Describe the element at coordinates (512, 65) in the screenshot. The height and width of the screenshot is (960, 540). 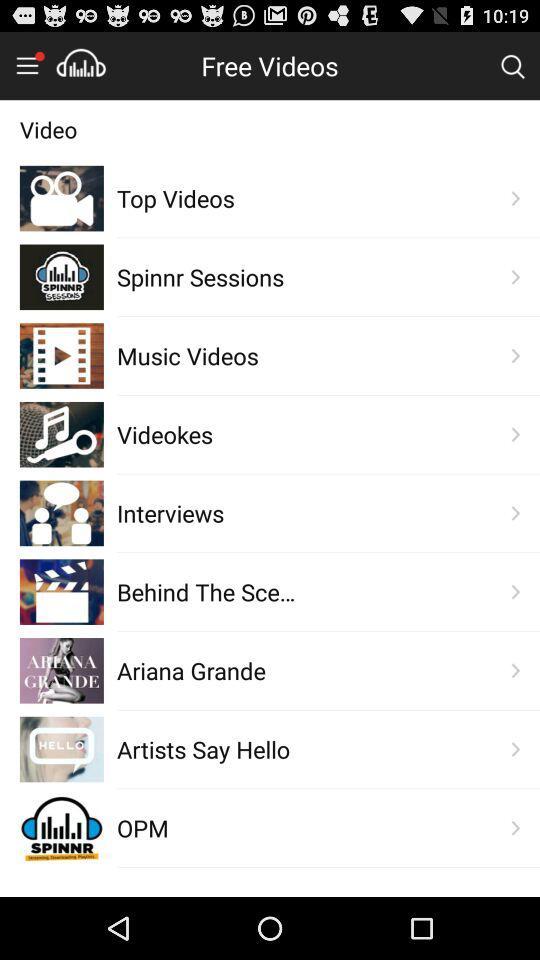
I see `search` at that location.